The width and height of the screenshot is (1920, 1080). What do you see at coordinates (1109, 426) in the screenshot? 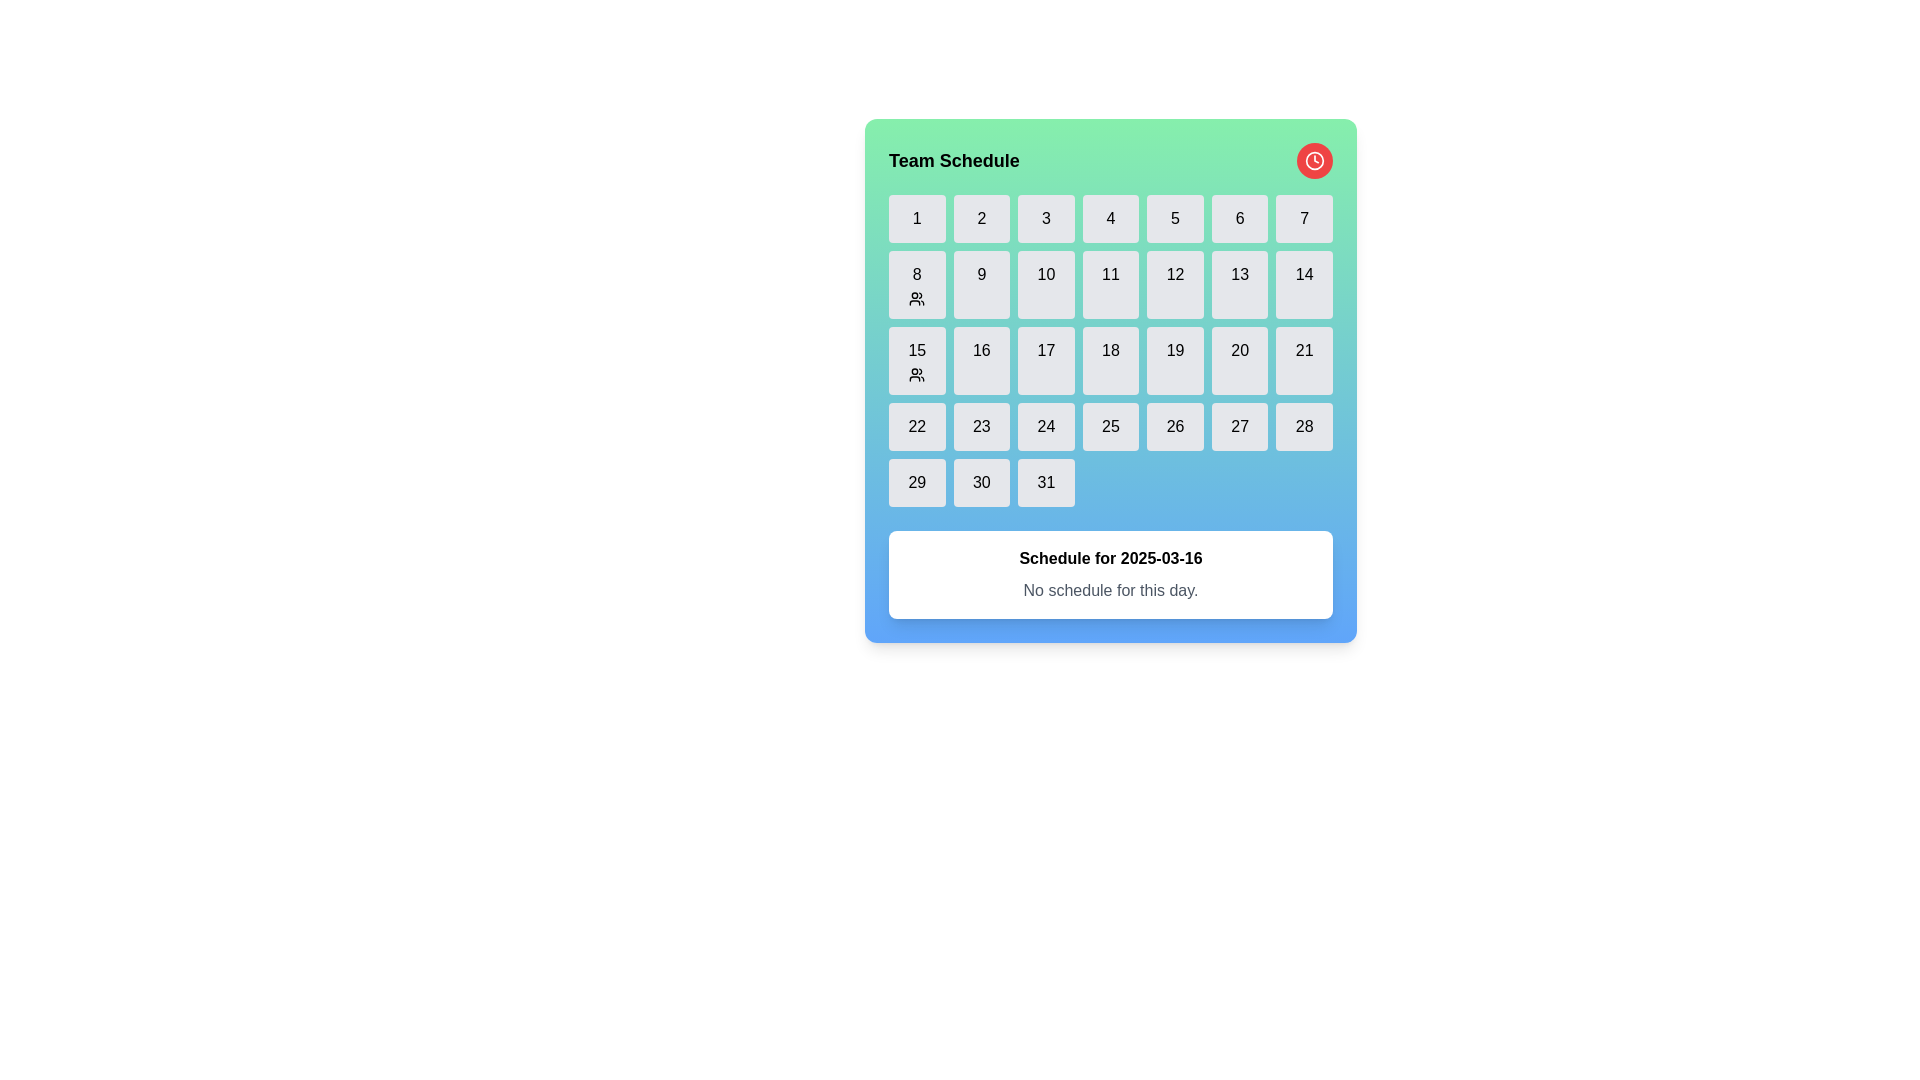
I see `the date '25' button in the calendar interface` at bounding box center [1109, 426].